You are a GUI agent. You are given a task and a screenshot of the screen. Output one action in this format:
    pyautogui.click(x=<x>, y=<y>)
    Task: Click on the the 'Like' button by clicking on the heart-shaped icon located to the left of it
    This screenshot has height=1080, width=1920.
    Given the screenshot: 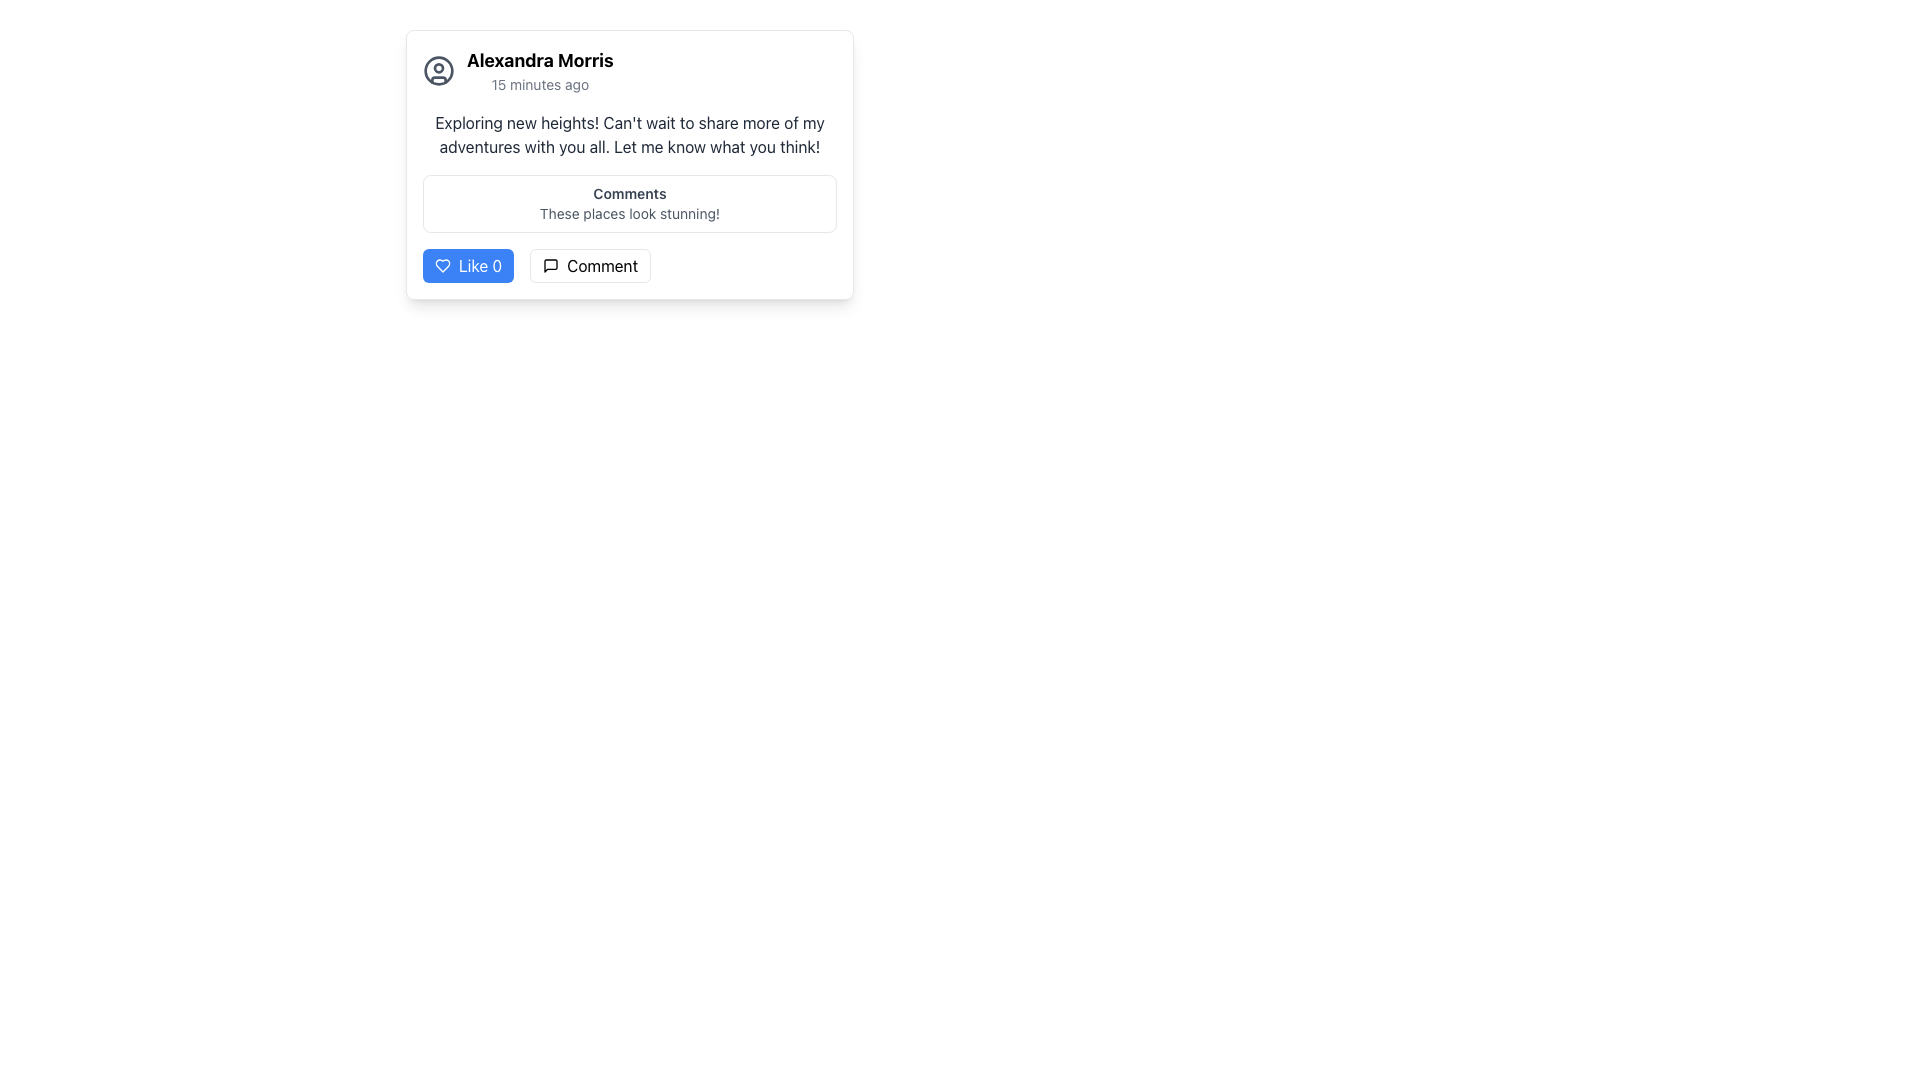 What is the action you would take?
    pyautogui.click(x=441, y=265)
    